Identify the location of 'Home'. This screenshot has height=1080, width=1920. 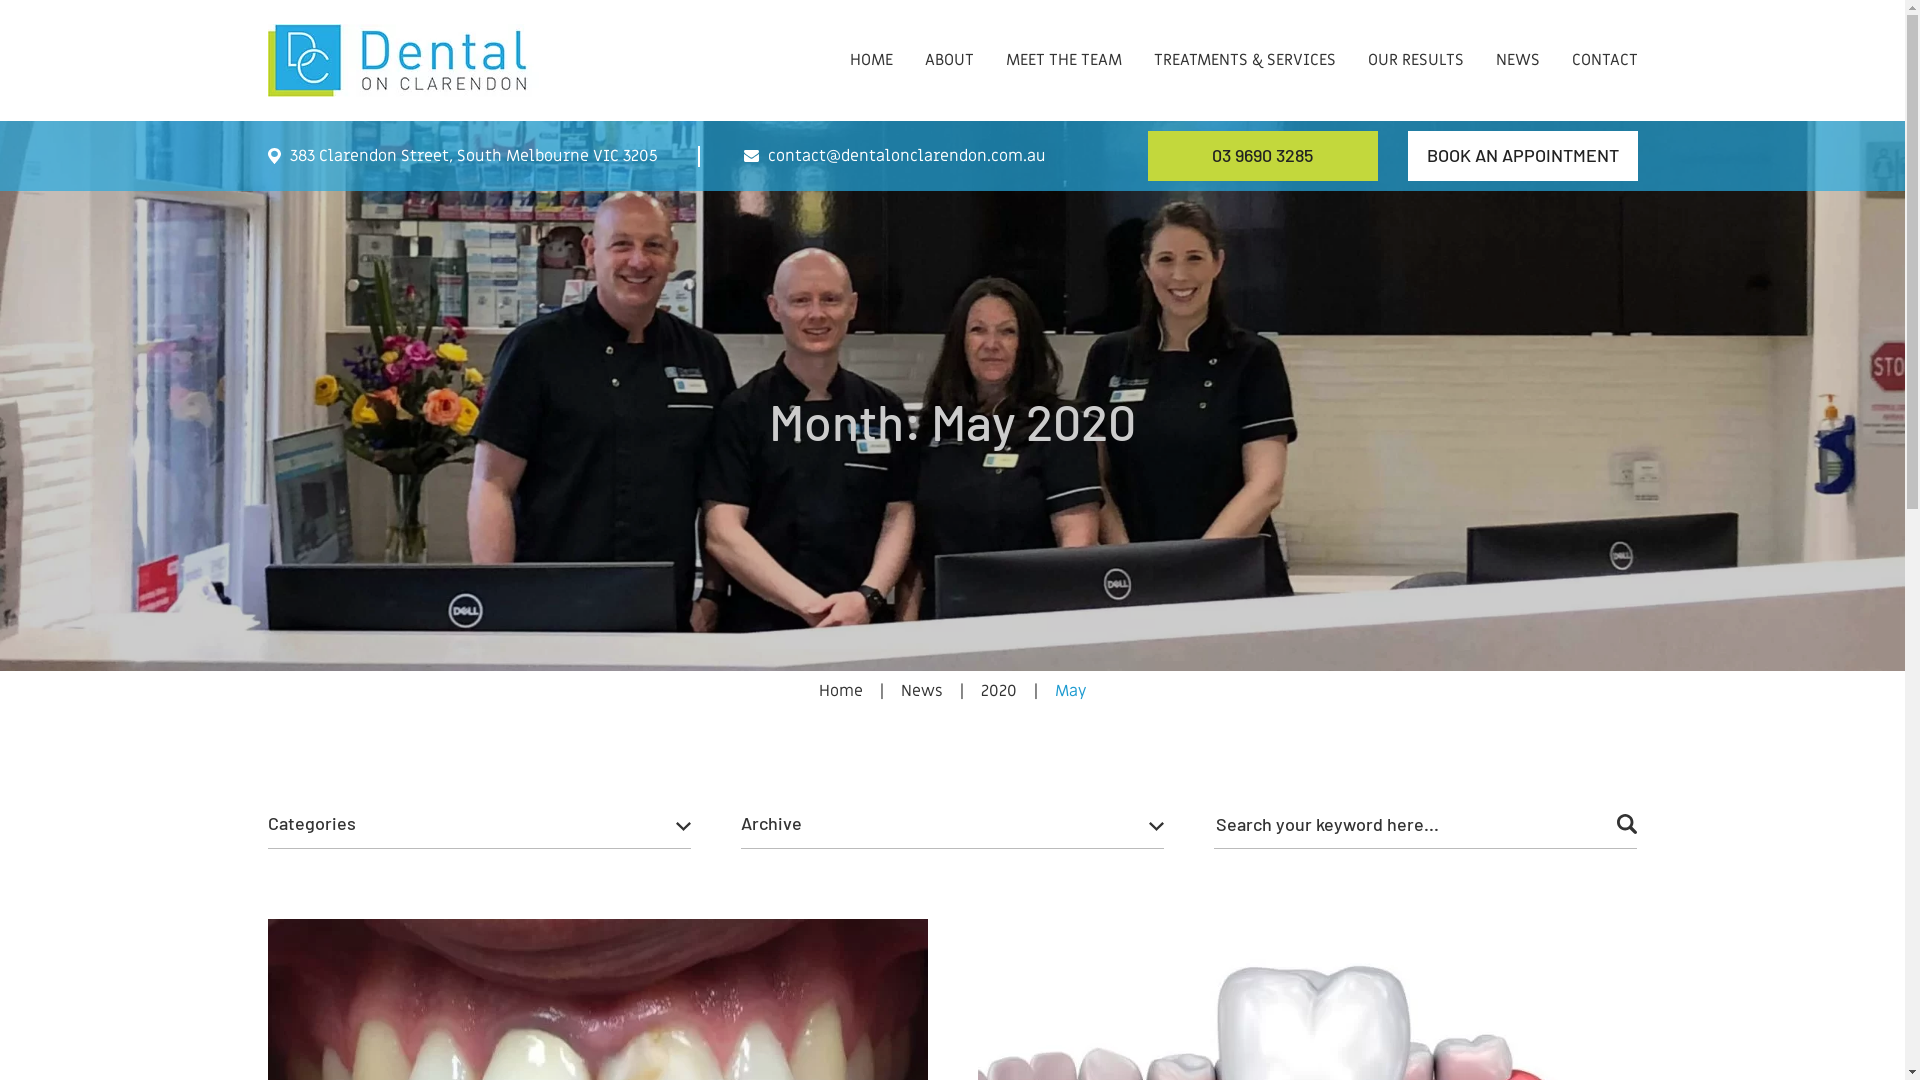
(840, 689).